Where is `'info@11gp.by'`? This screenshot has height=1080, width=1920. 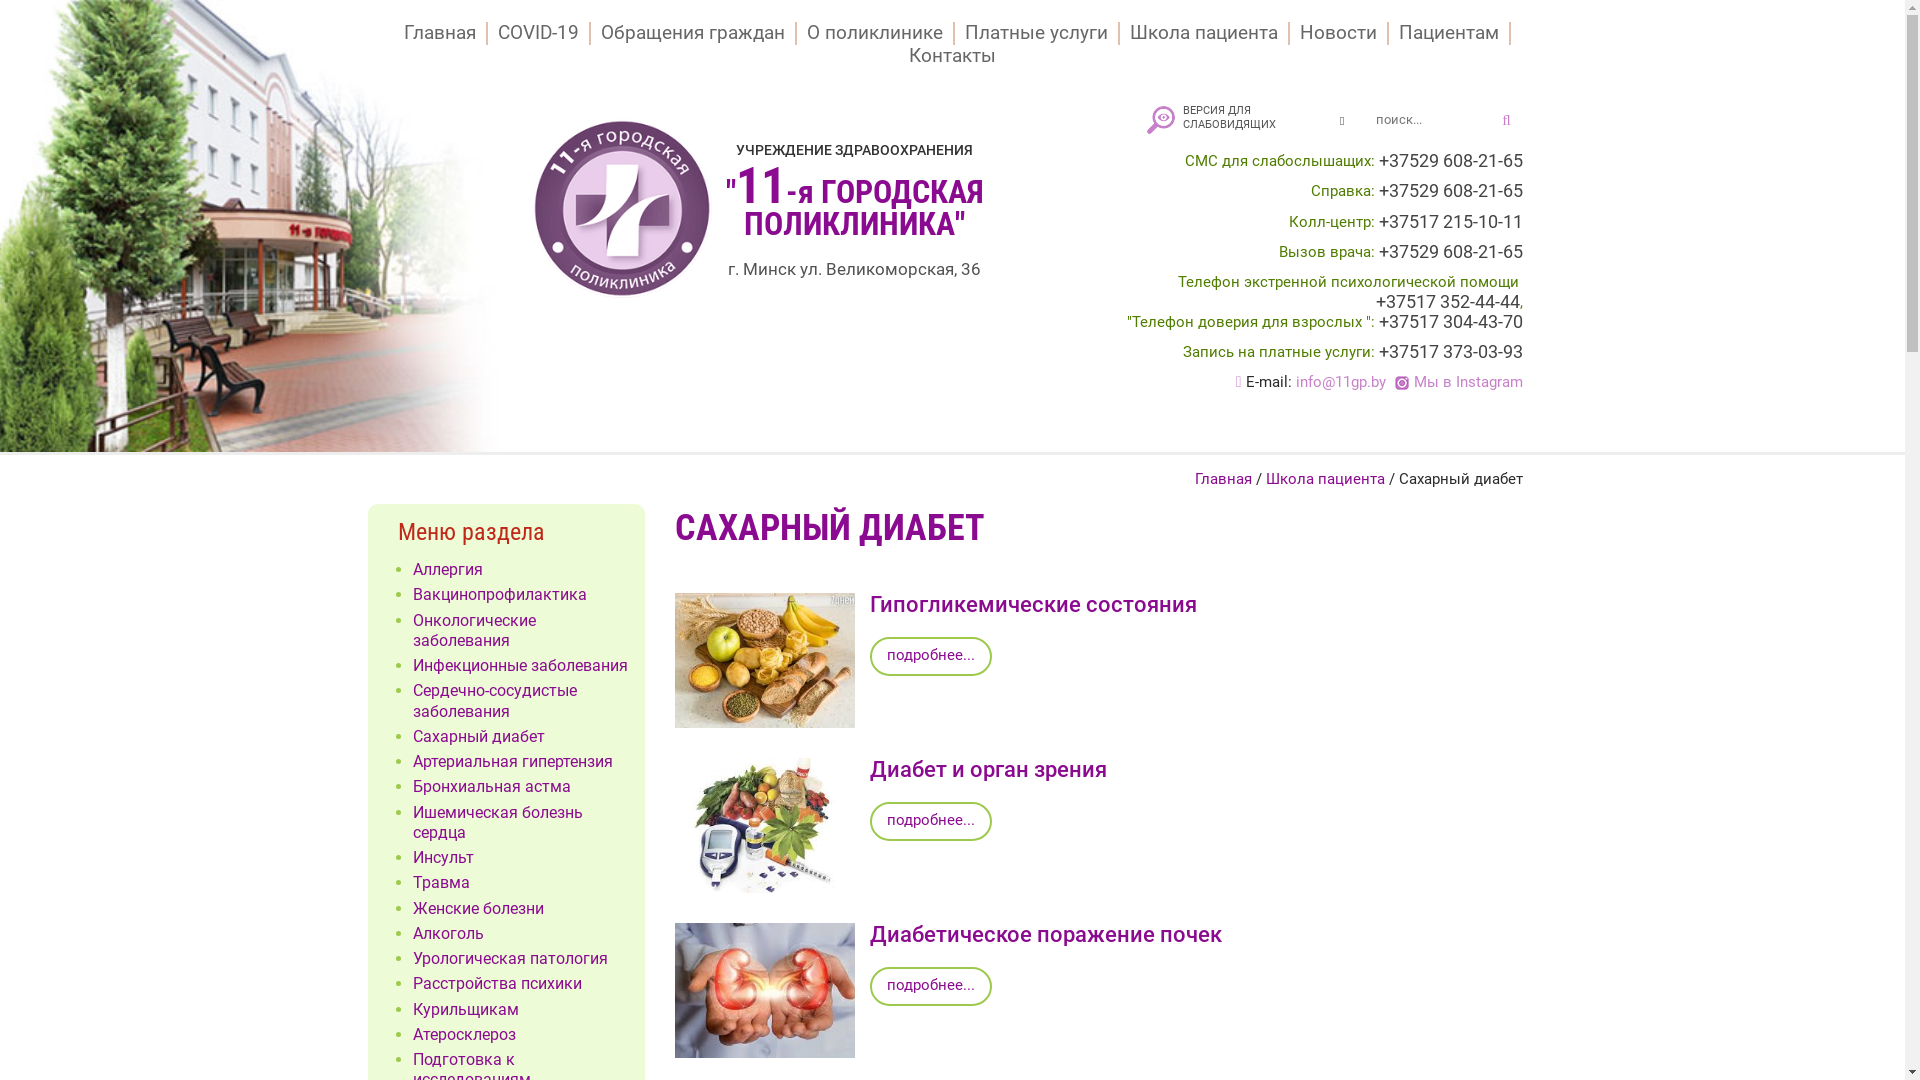
'info@11gp.by' is located at coordinates (1340, 381).